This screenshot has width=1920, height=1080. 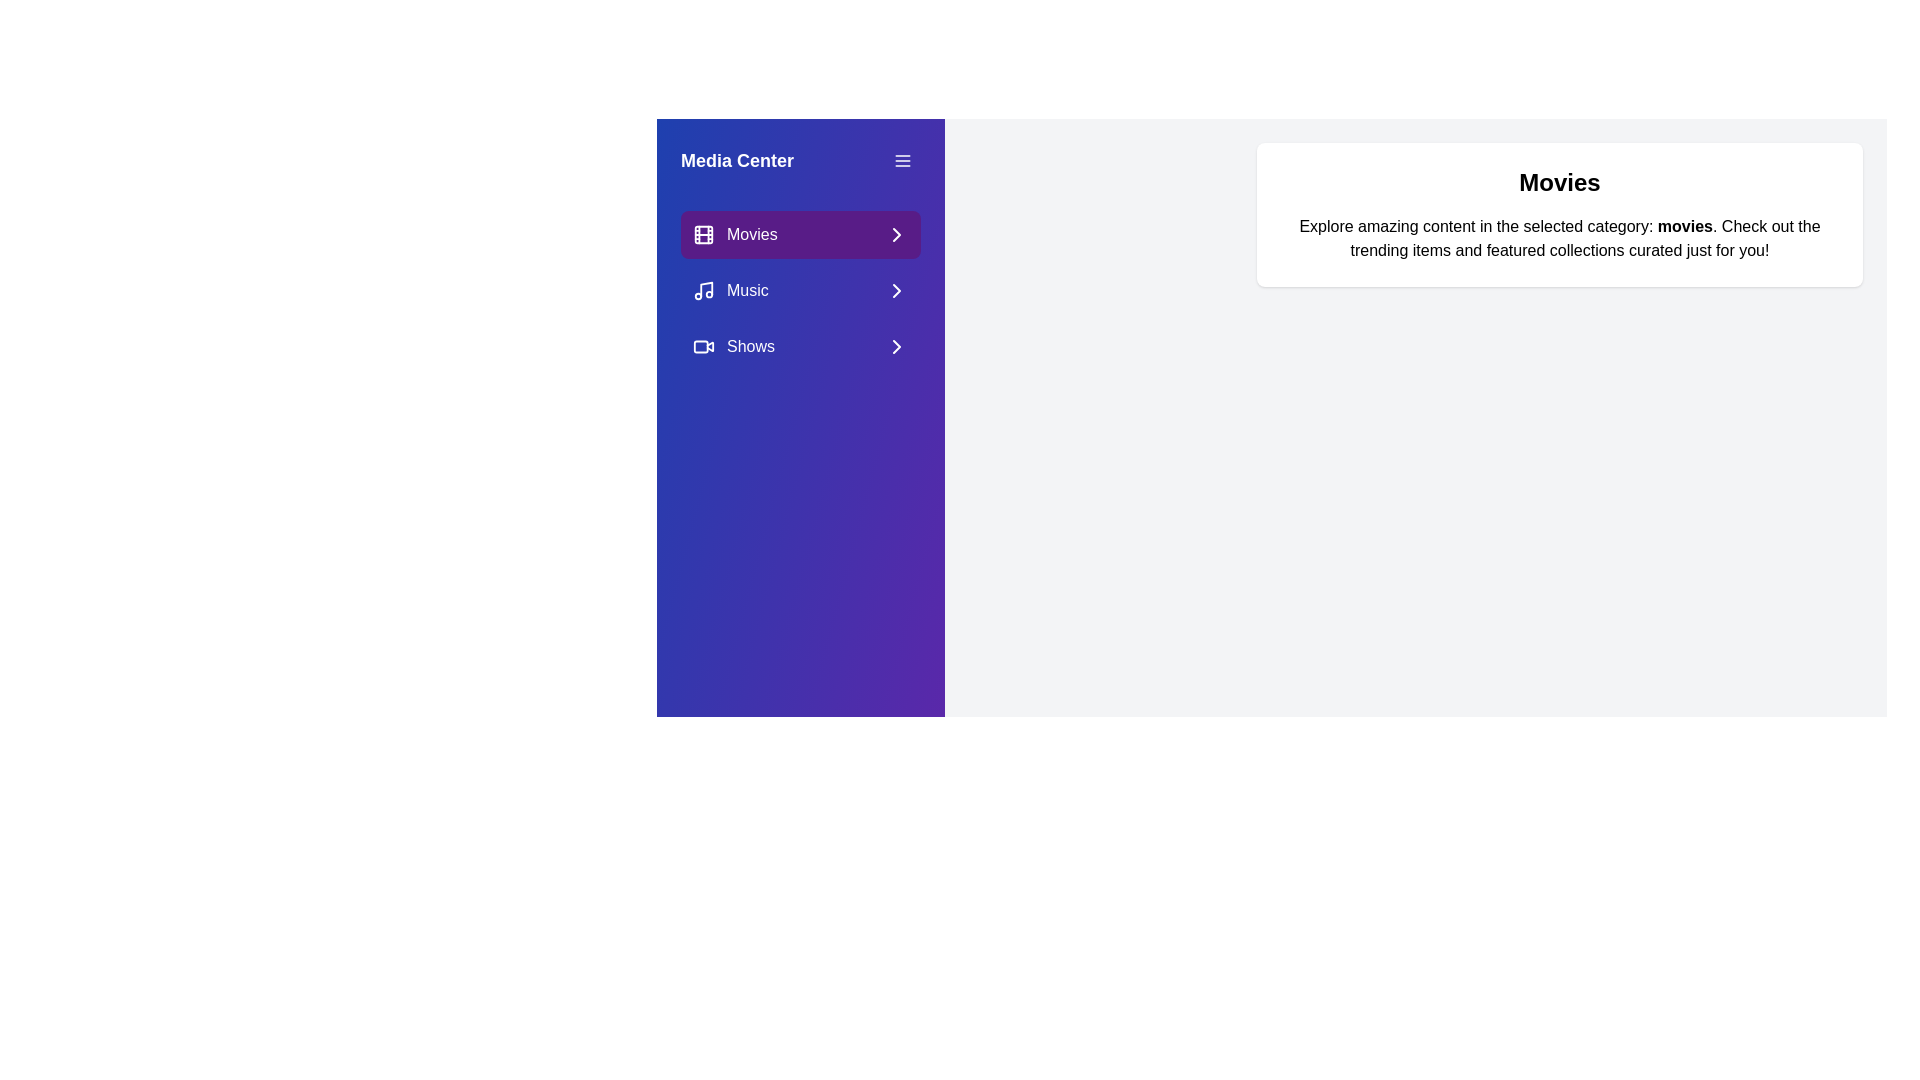 I want to click on the 'Shows' text label in the navigation menu, which is styled in white on a dark purple background and is the third item in the vertical navigation menu, so click(x=750, y=346).